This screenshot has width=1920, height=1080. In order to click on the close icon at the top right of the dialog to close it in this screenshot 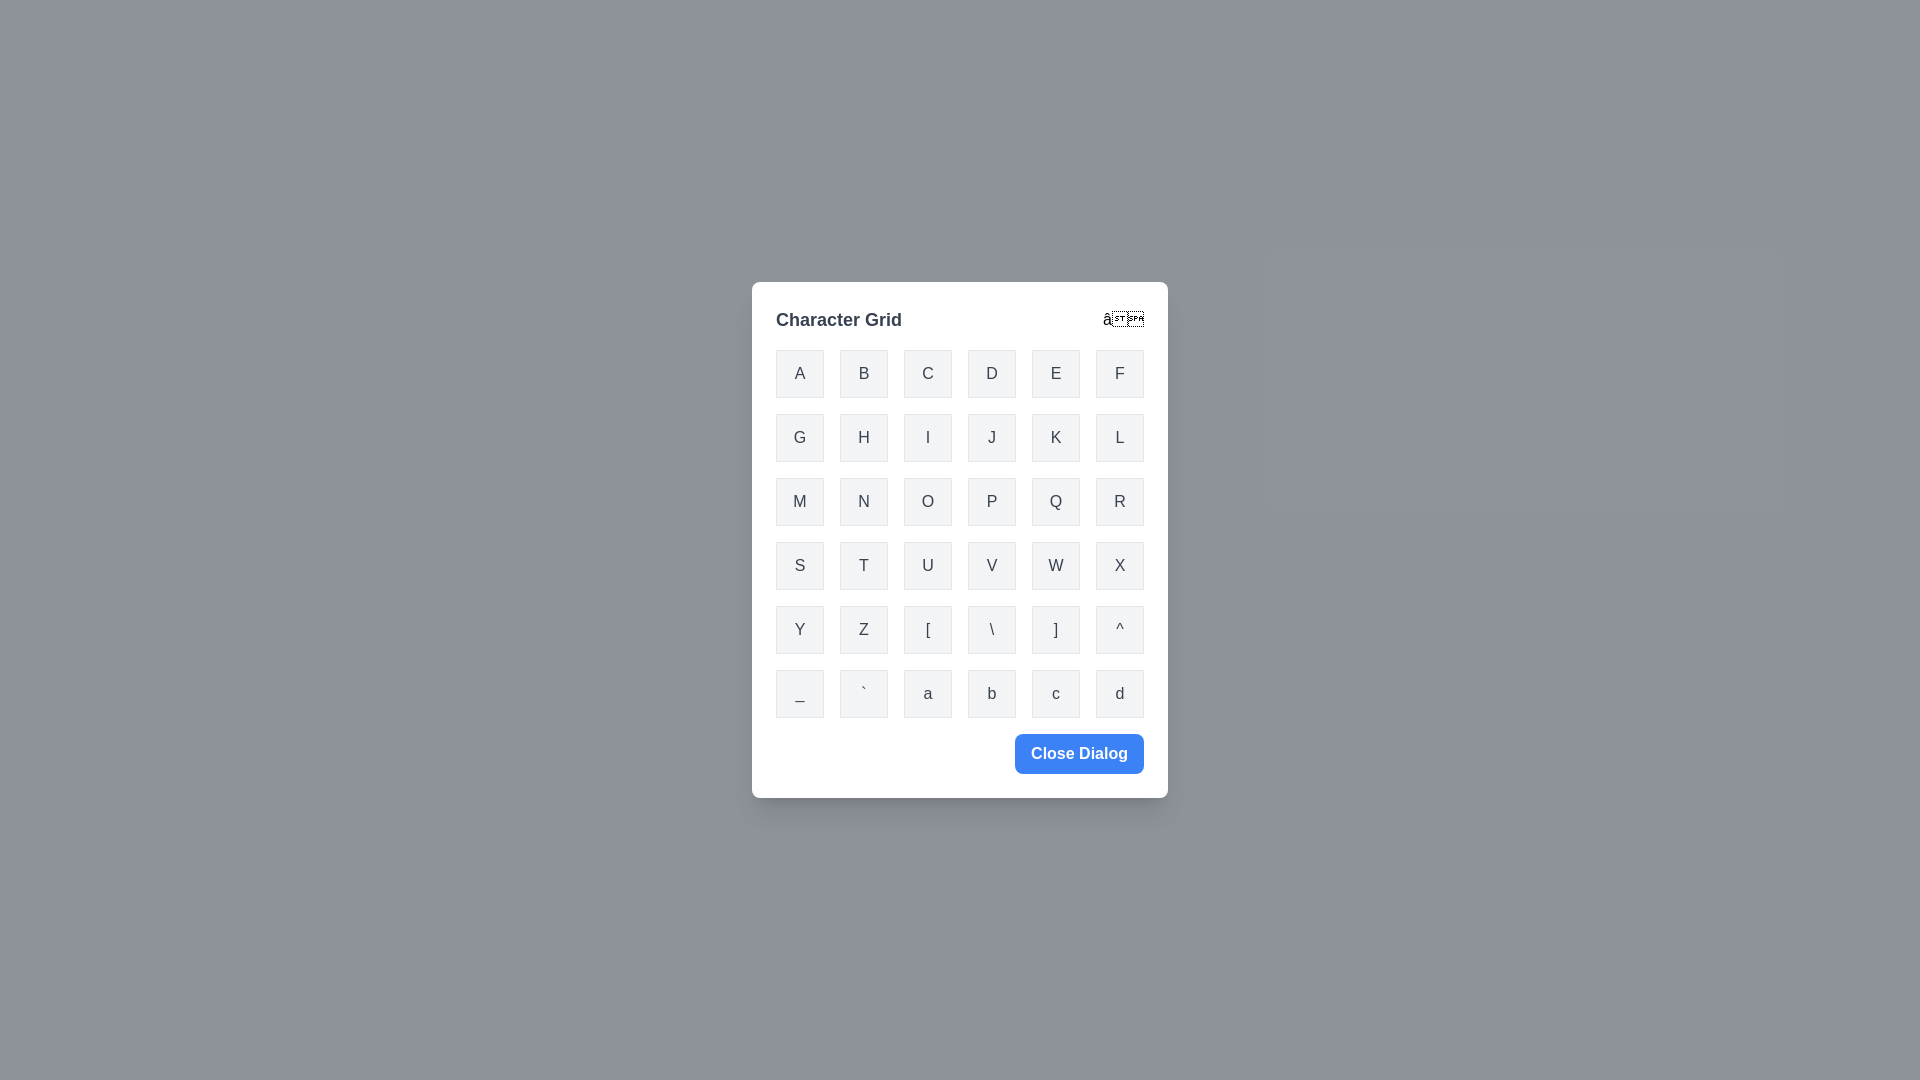, I will do `click(1123, 319)`.